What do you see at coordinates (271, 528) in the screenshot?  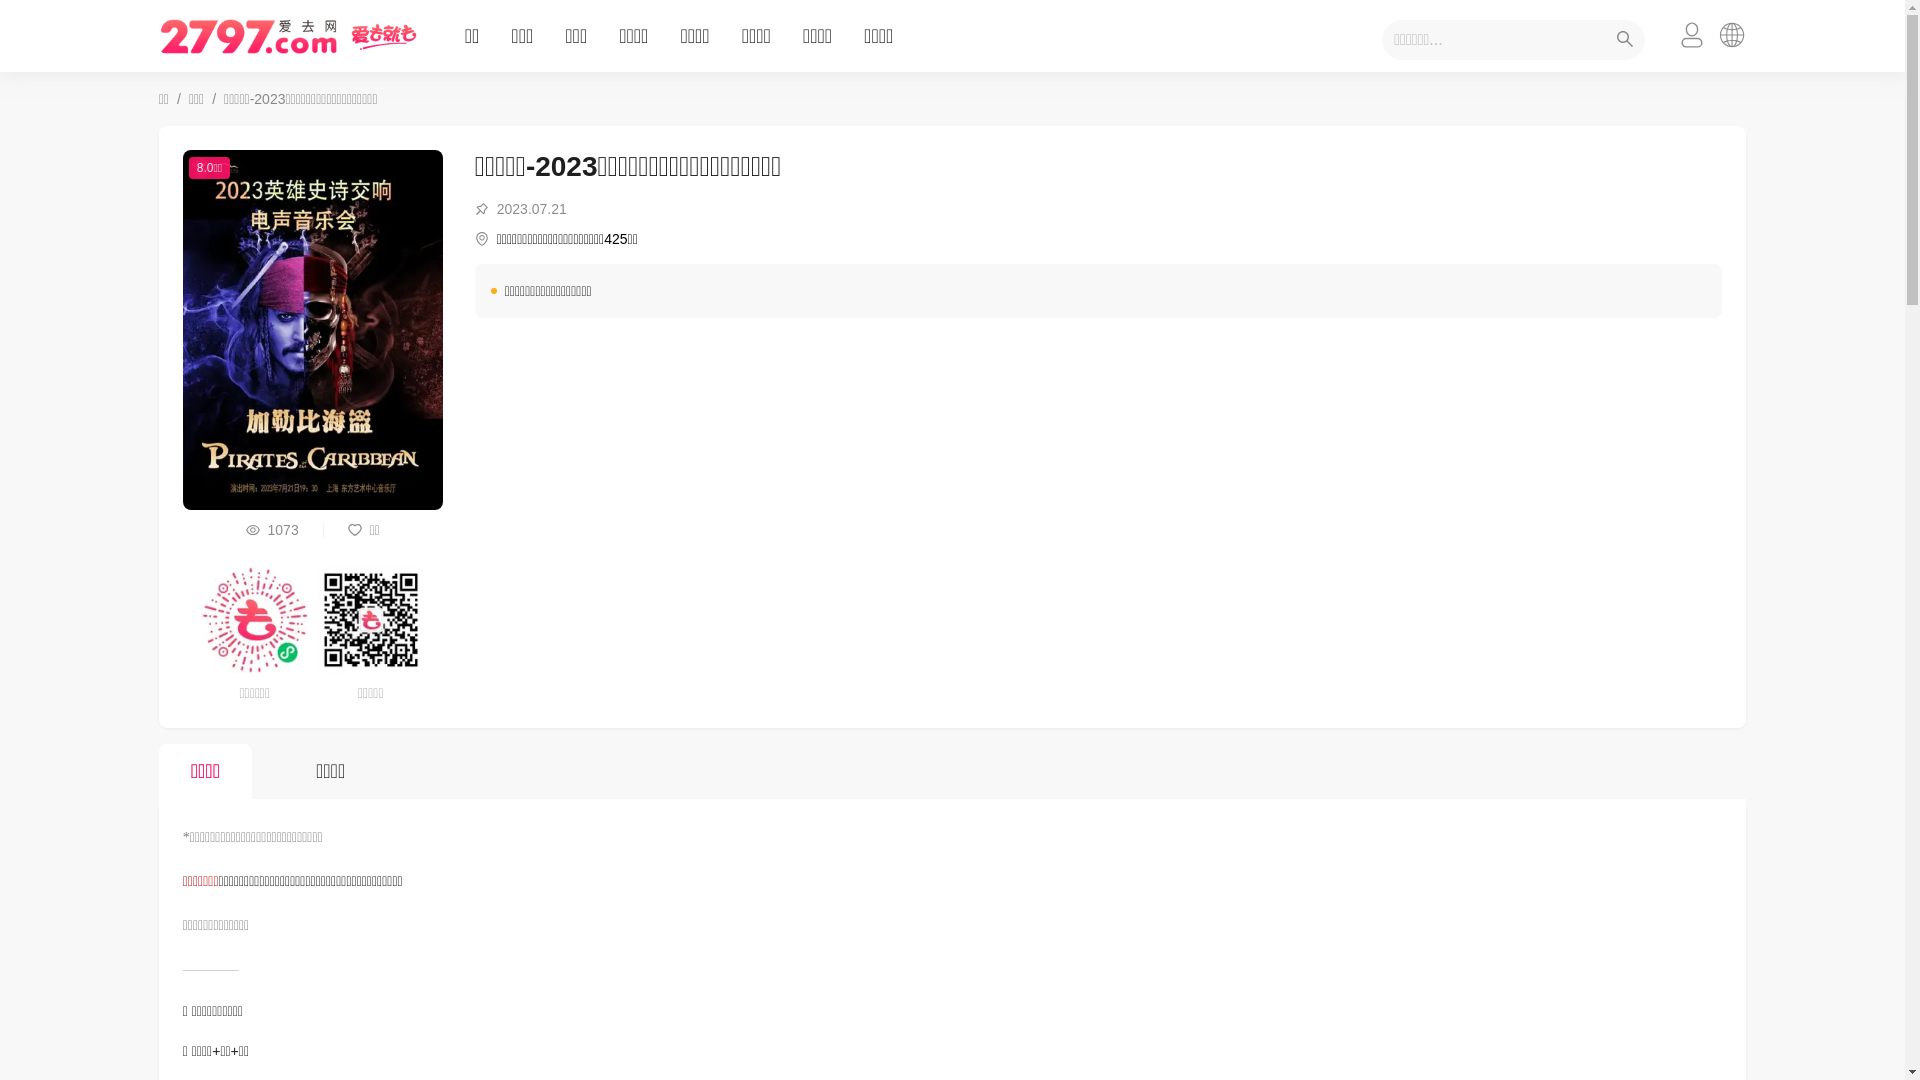 I see `'1073'` at bounding box center [271, 528].